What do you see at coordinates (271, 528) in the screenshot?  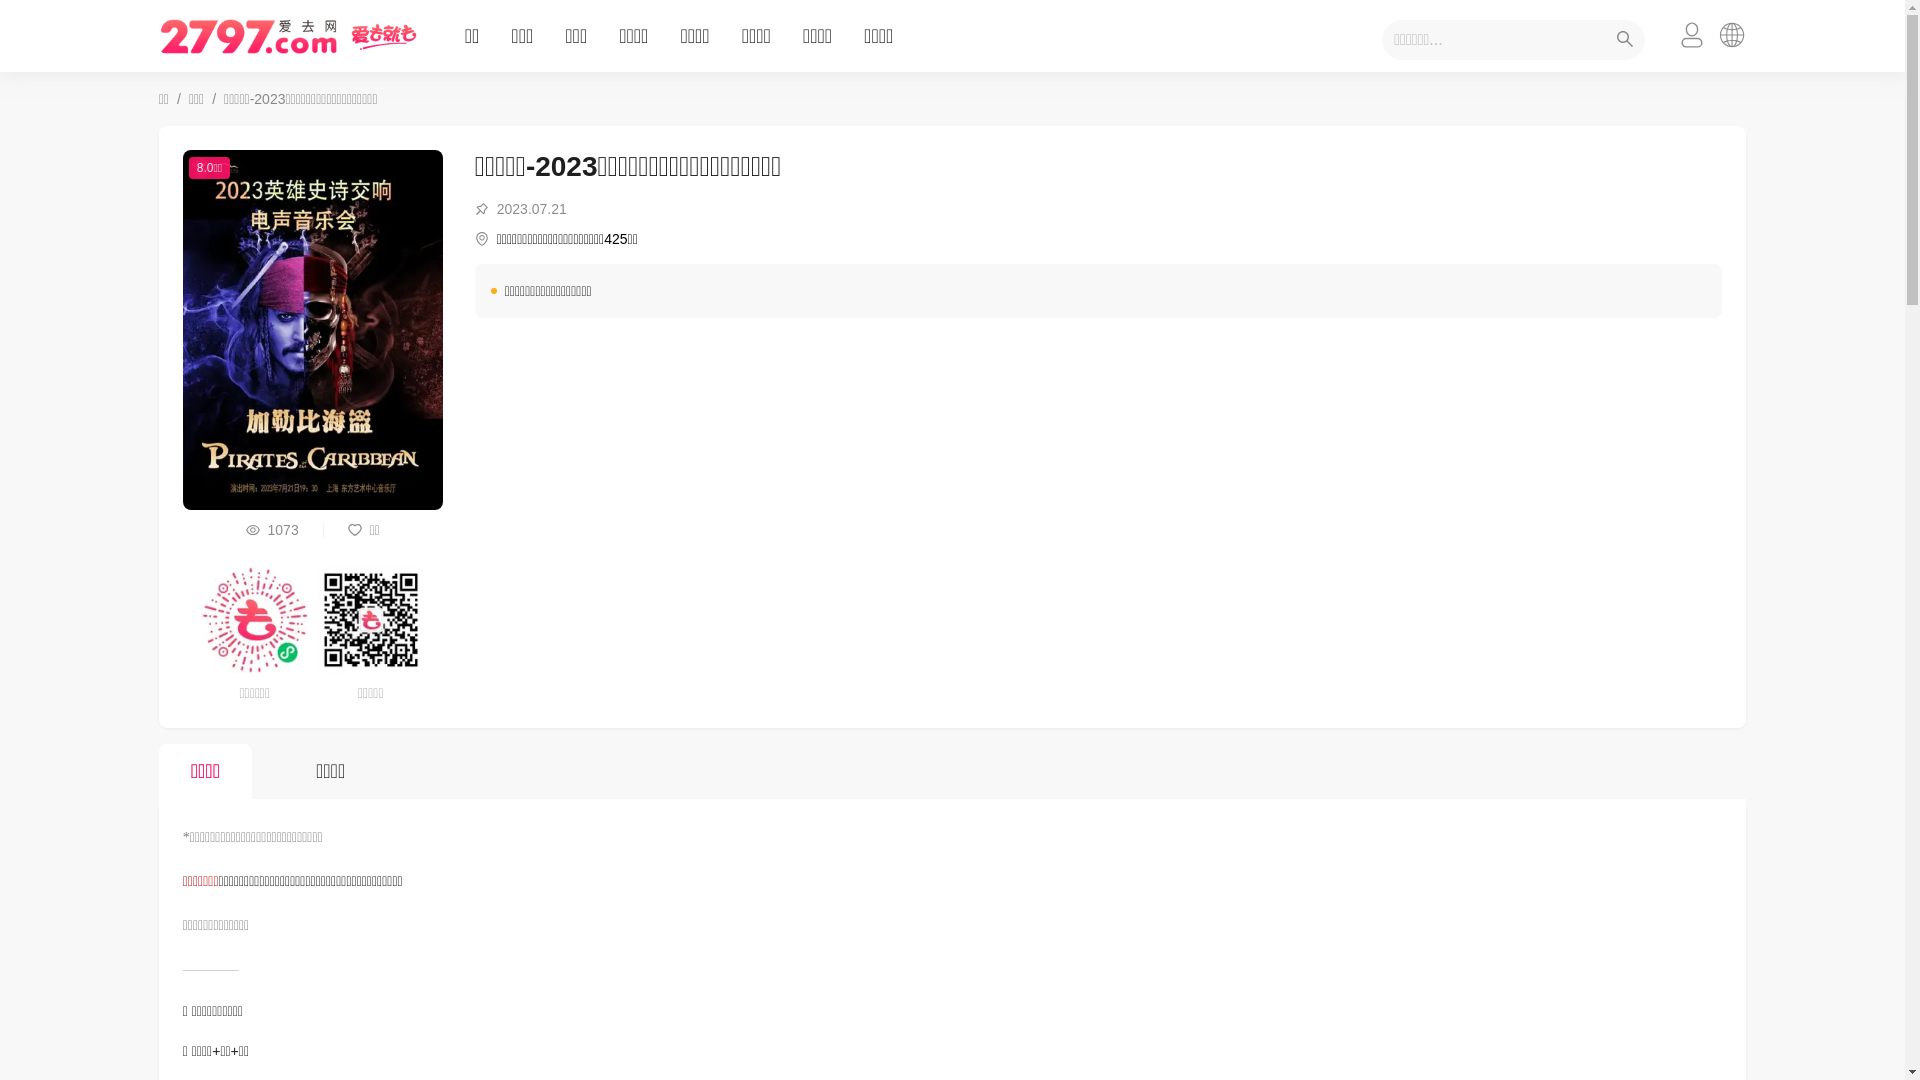 I see `'1073'` at bounding box center [271, 528].